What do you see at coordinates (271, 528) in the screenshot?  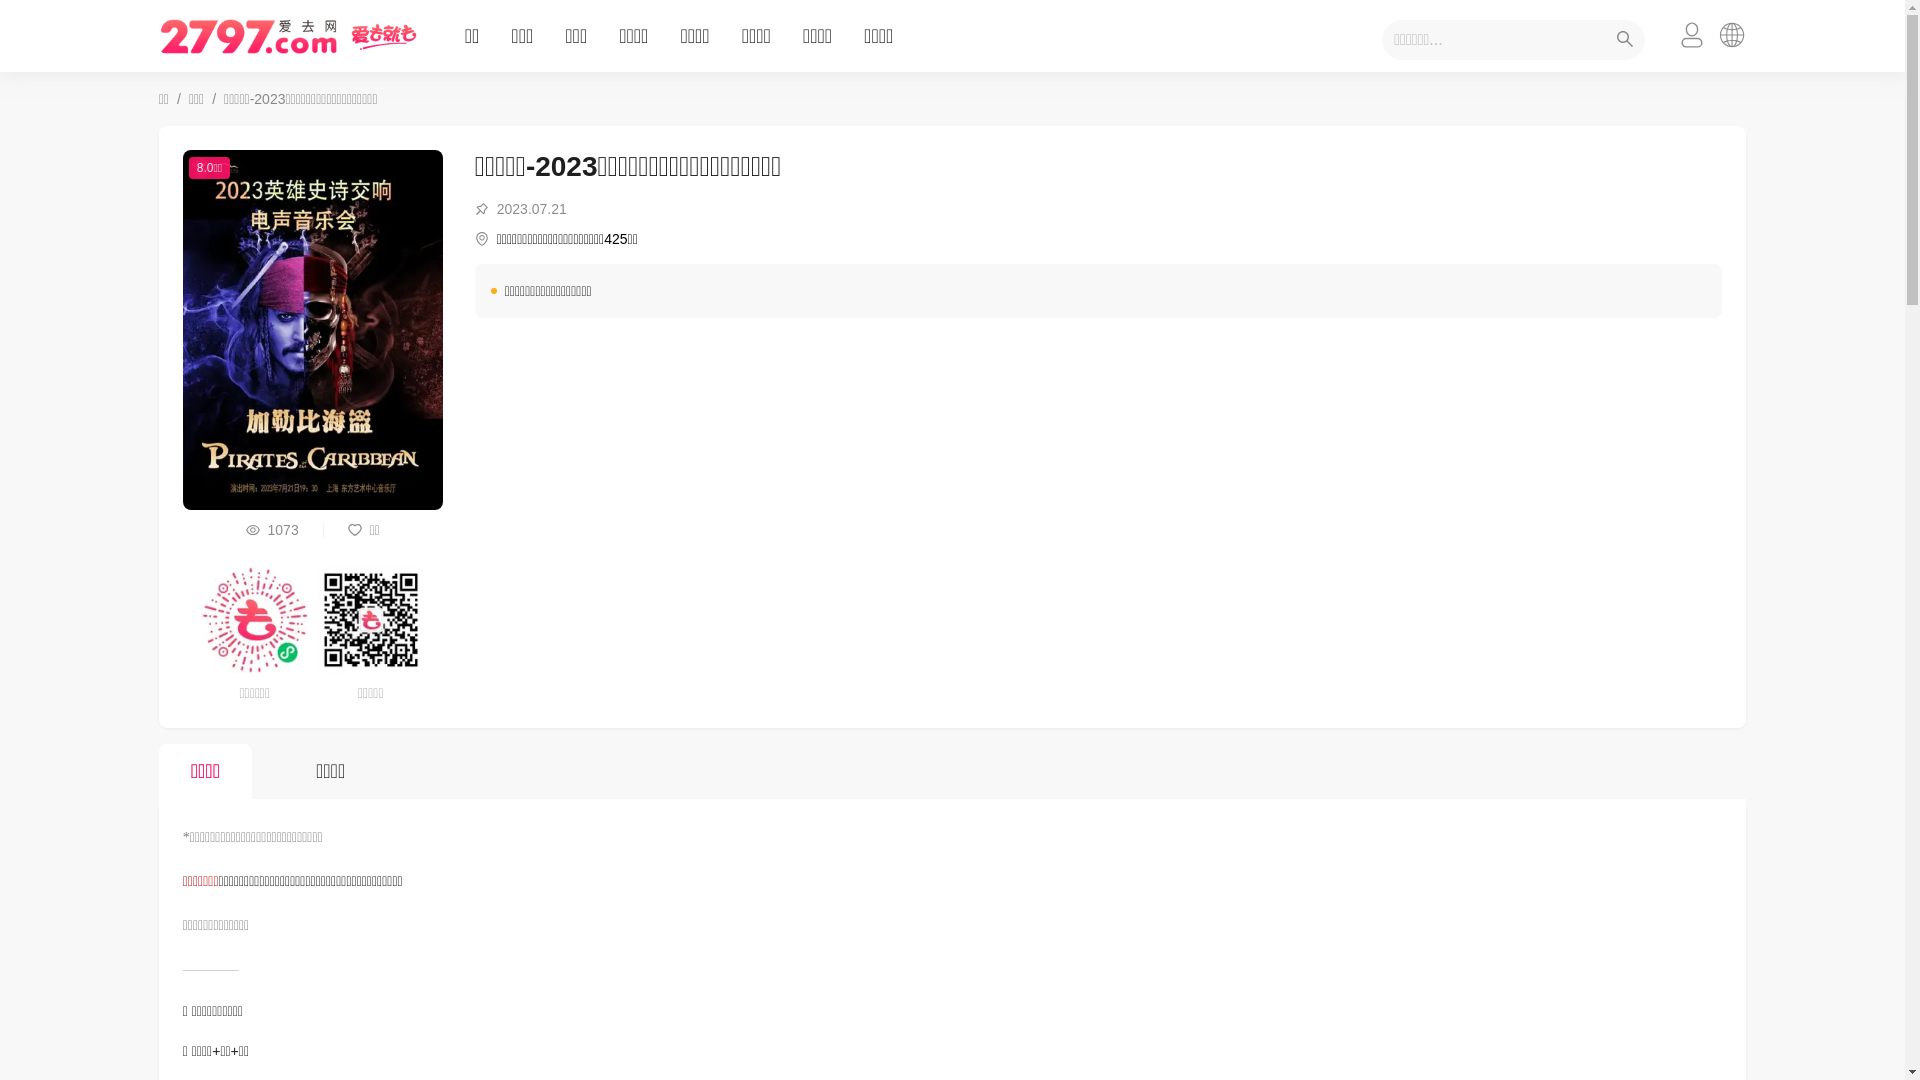 I see `'1073'` at bounding box center [271, 528].